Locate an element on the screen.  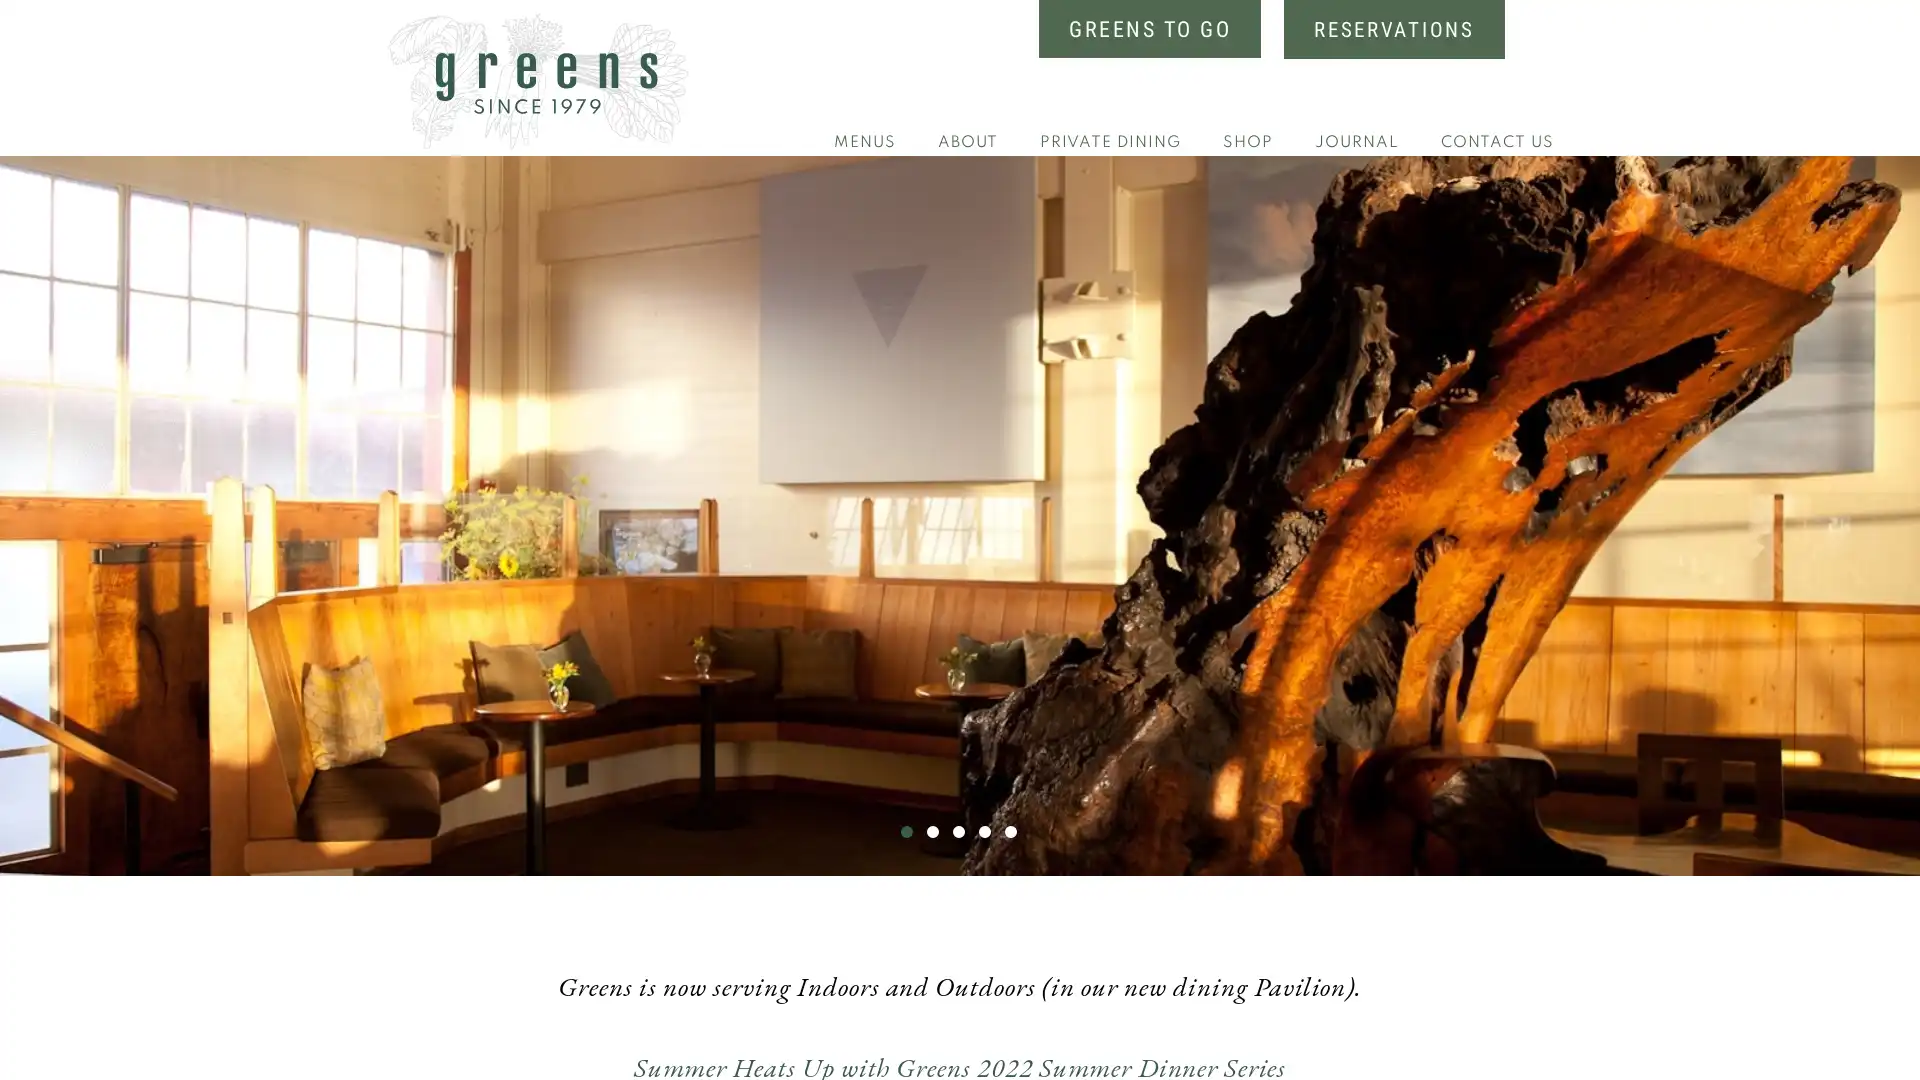
Go to slide 3 is located at coordinates (958, 830).